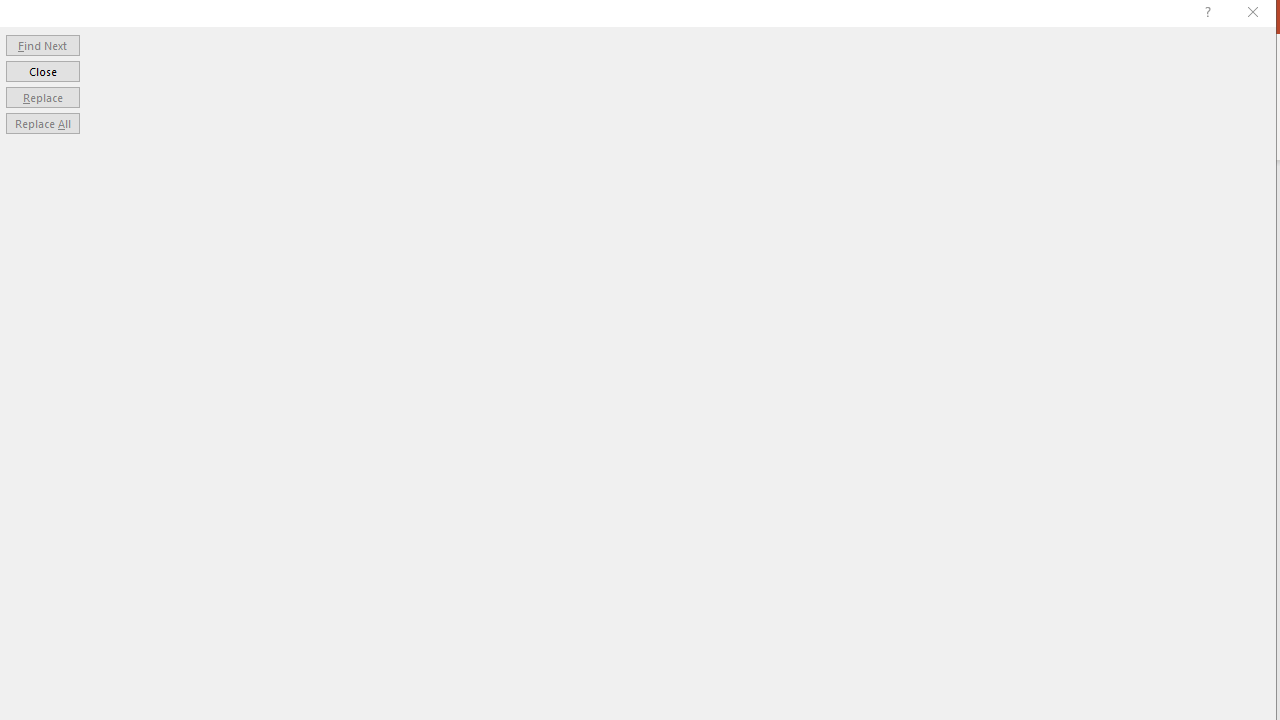 This screenshot has height=720, width=1280. What do you see at coordinates (42, 97) in the screenshot?
I see `'Replace'` at bounding box center [42, 97].